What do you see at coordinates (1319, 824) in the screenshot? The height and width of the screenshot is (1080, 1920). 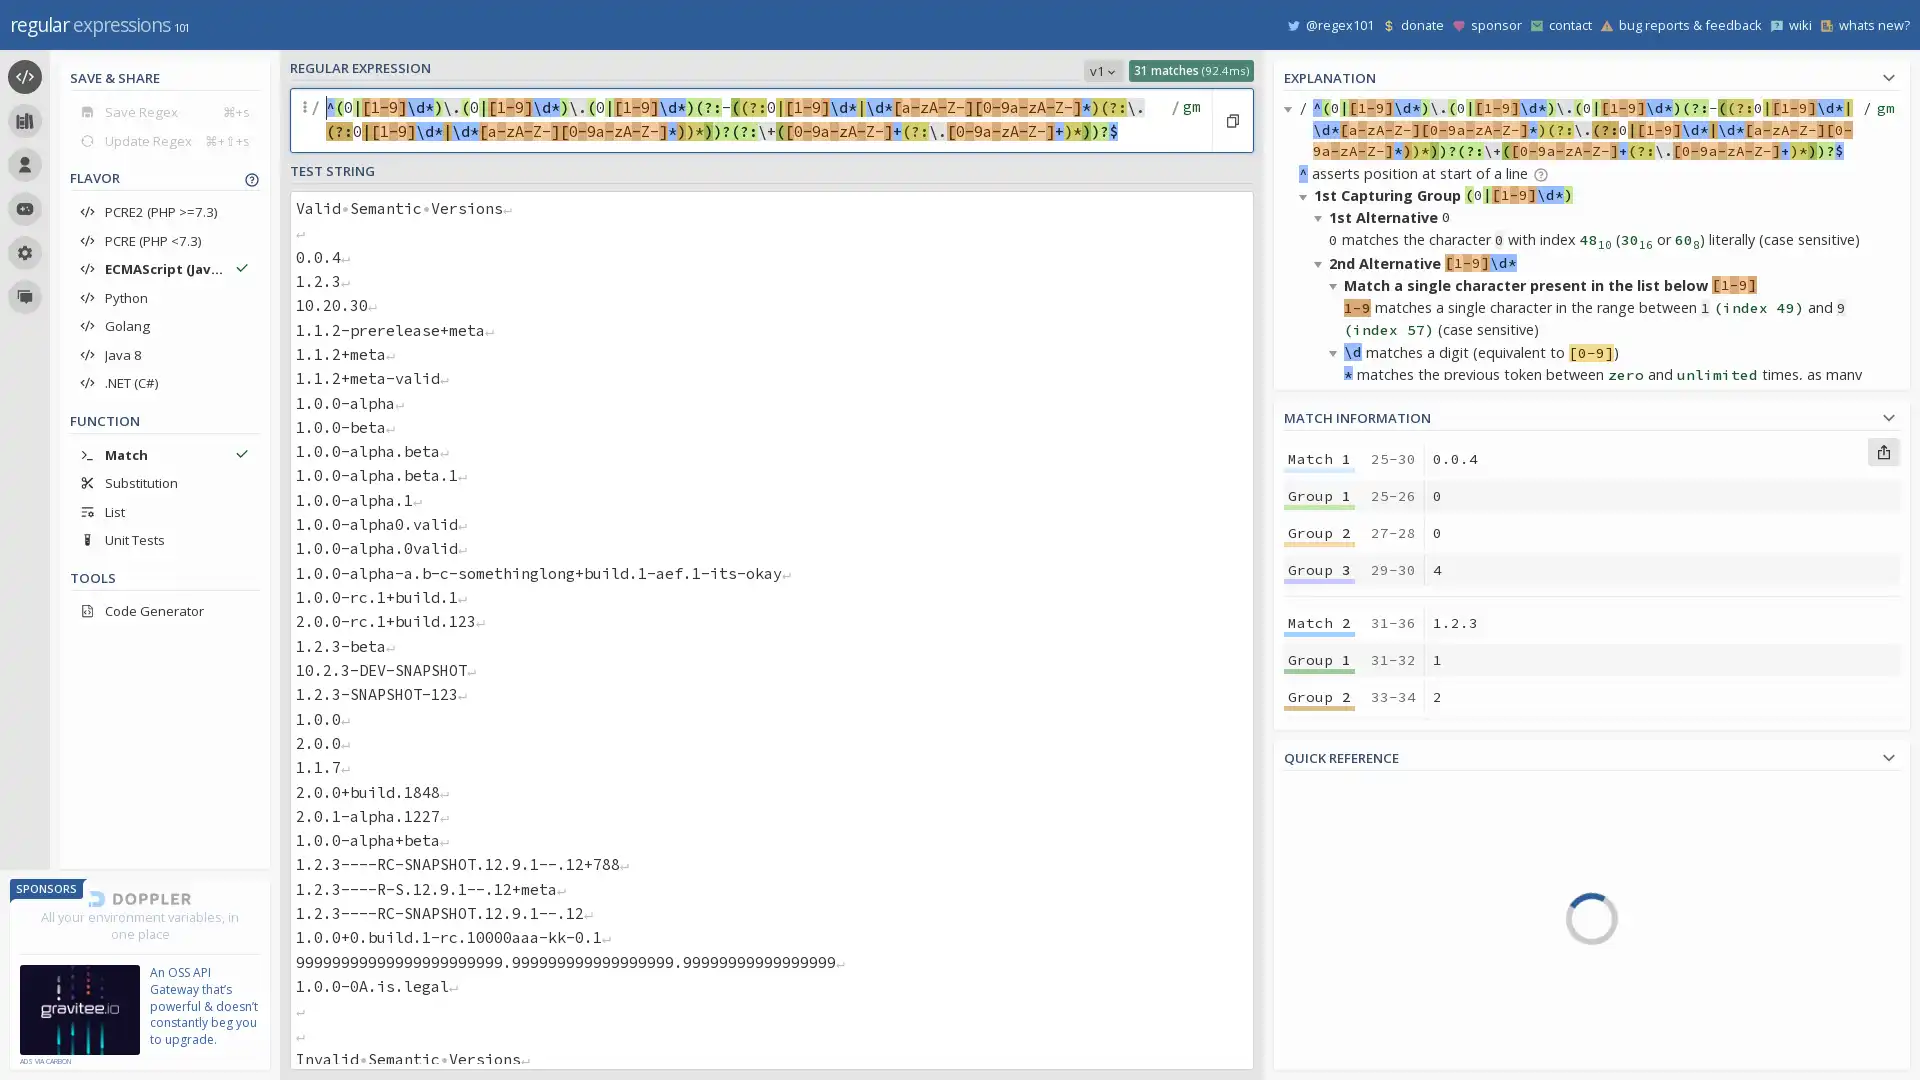 I see `Group 1` at bounding box center [1319, 824].